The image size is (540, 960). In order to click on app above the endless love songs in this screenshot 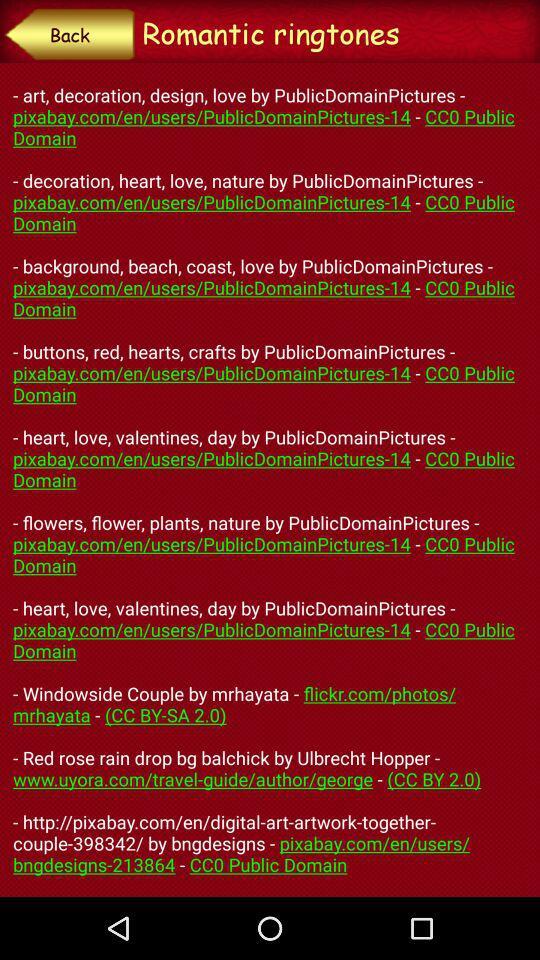, I will do `click(68, 33)`.